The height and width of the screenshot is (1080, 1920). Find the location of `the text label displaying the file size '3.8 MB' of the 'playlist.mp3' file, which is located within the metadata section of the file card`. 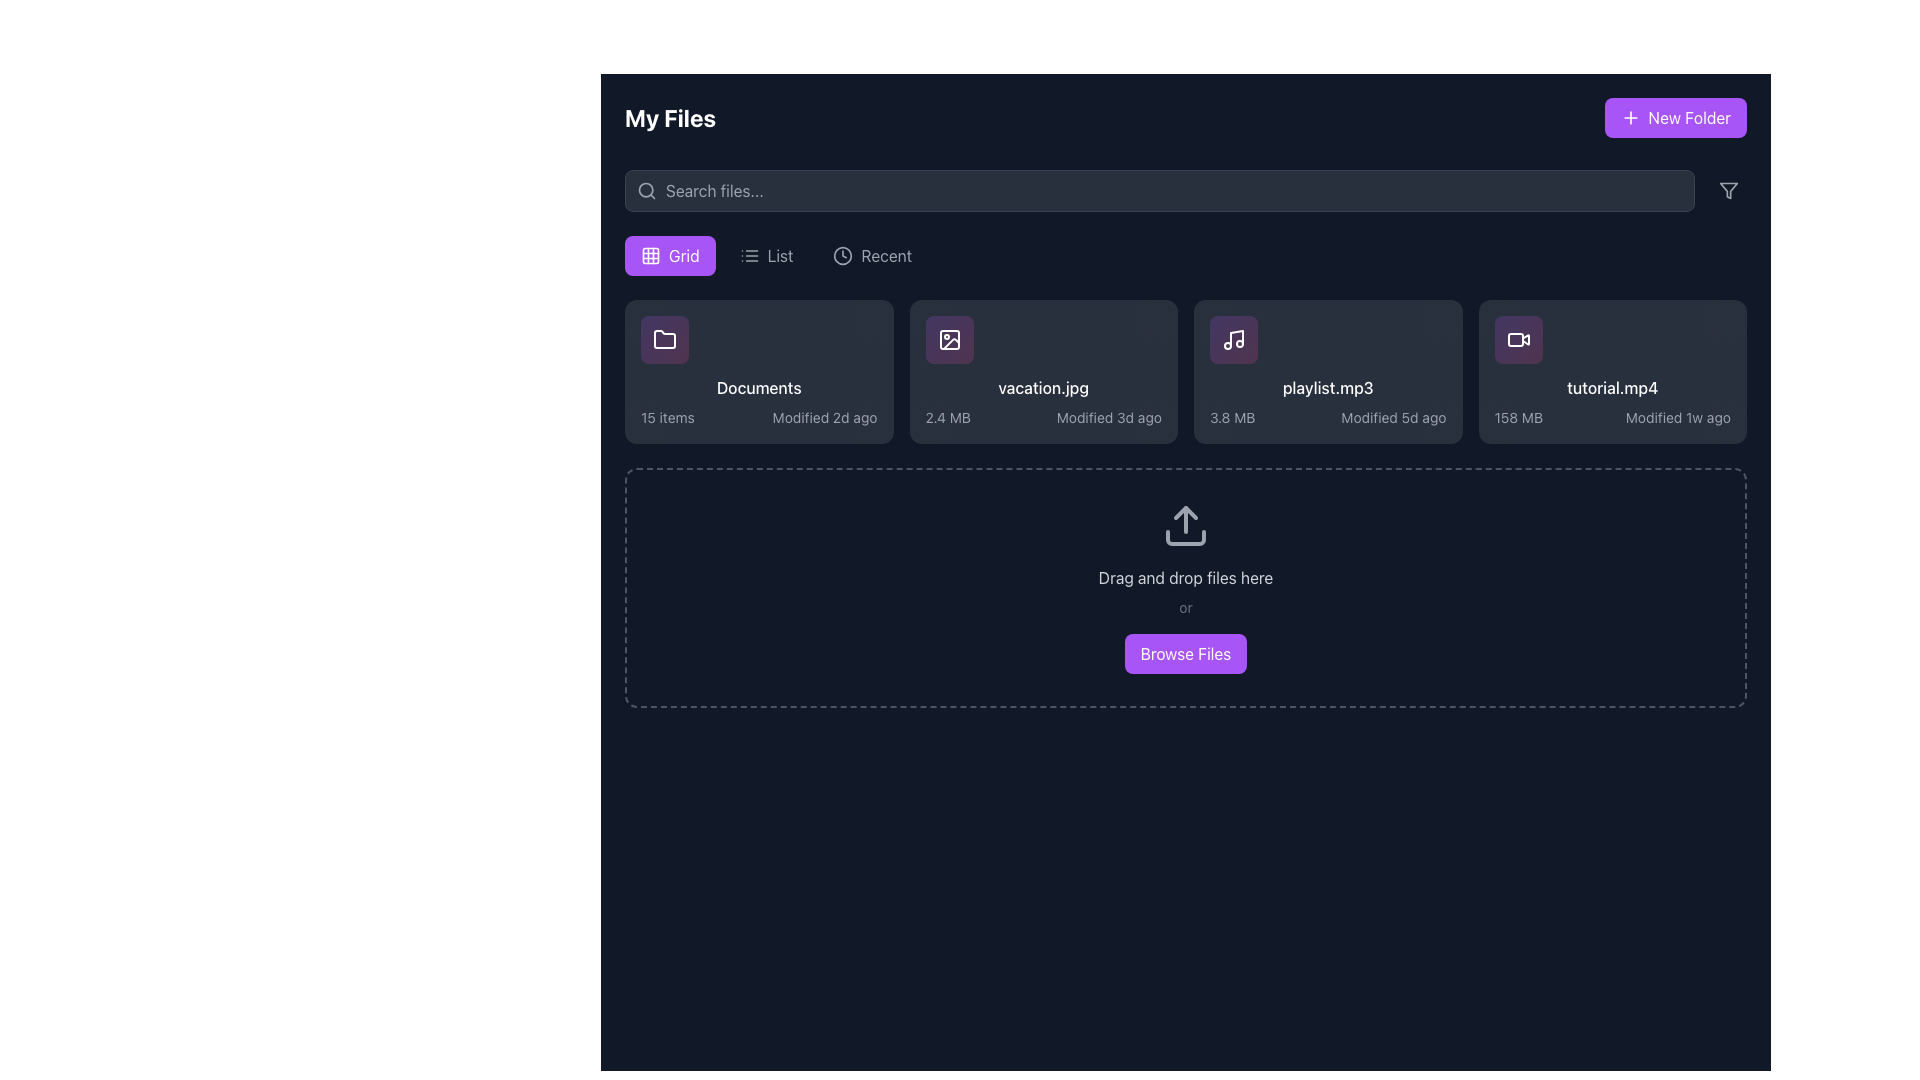

the text label displaying the file size '3.8 MB' of the 'playlist.mp3' file, which is located within the metadata section of the file card is located at coordinates (1231, 416).